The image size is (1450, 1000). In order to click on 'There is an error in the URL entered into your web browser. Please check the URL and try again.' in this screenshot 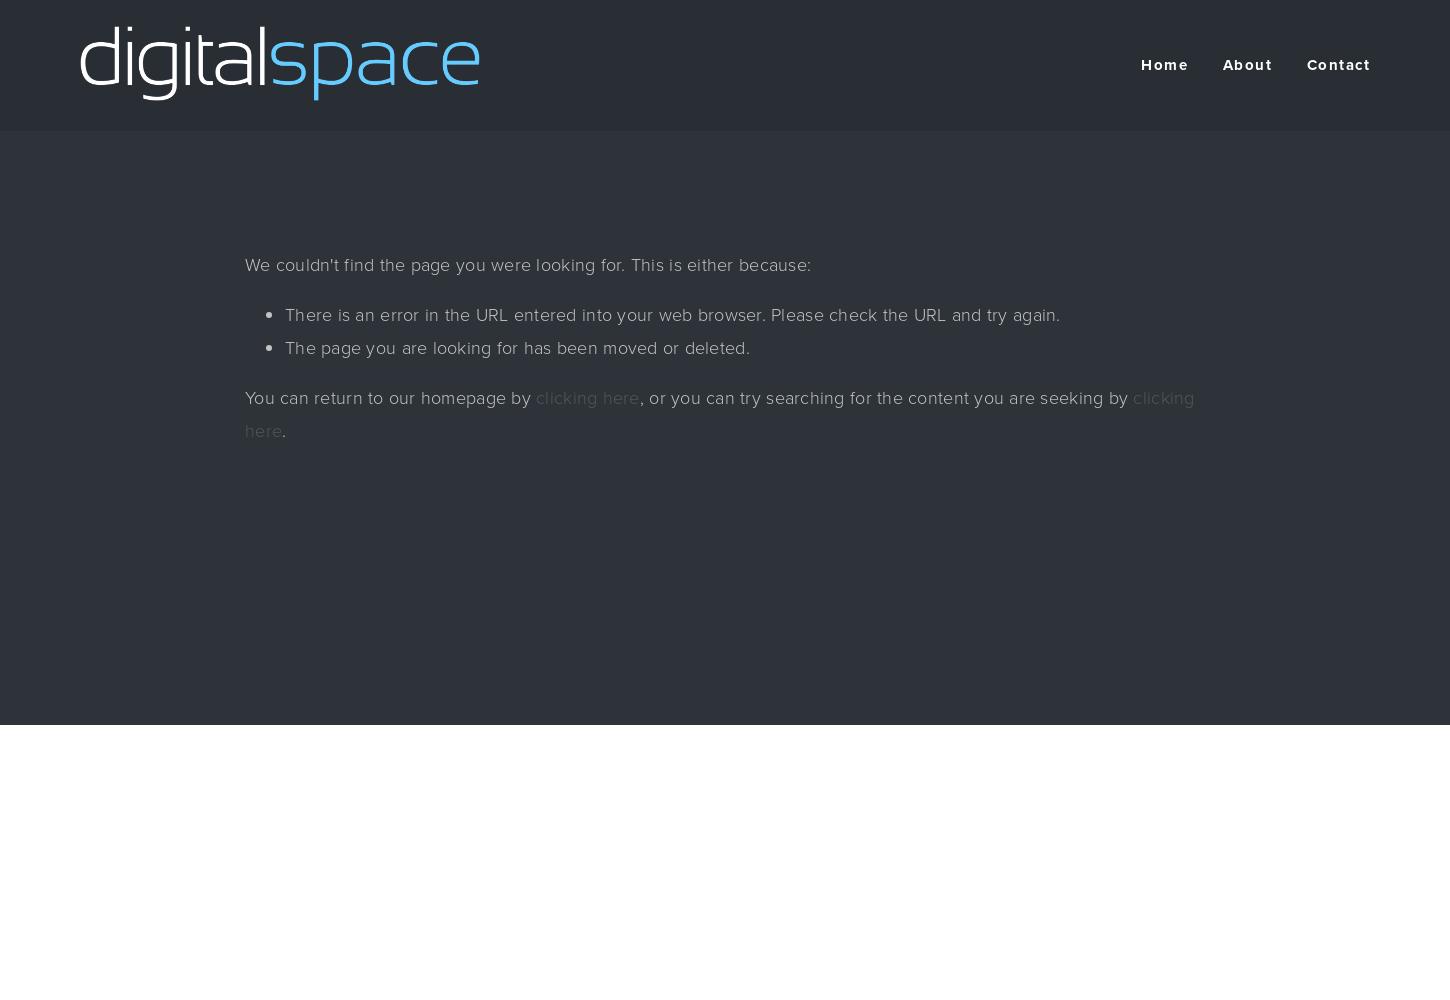, I will do `click(671, 314)`.